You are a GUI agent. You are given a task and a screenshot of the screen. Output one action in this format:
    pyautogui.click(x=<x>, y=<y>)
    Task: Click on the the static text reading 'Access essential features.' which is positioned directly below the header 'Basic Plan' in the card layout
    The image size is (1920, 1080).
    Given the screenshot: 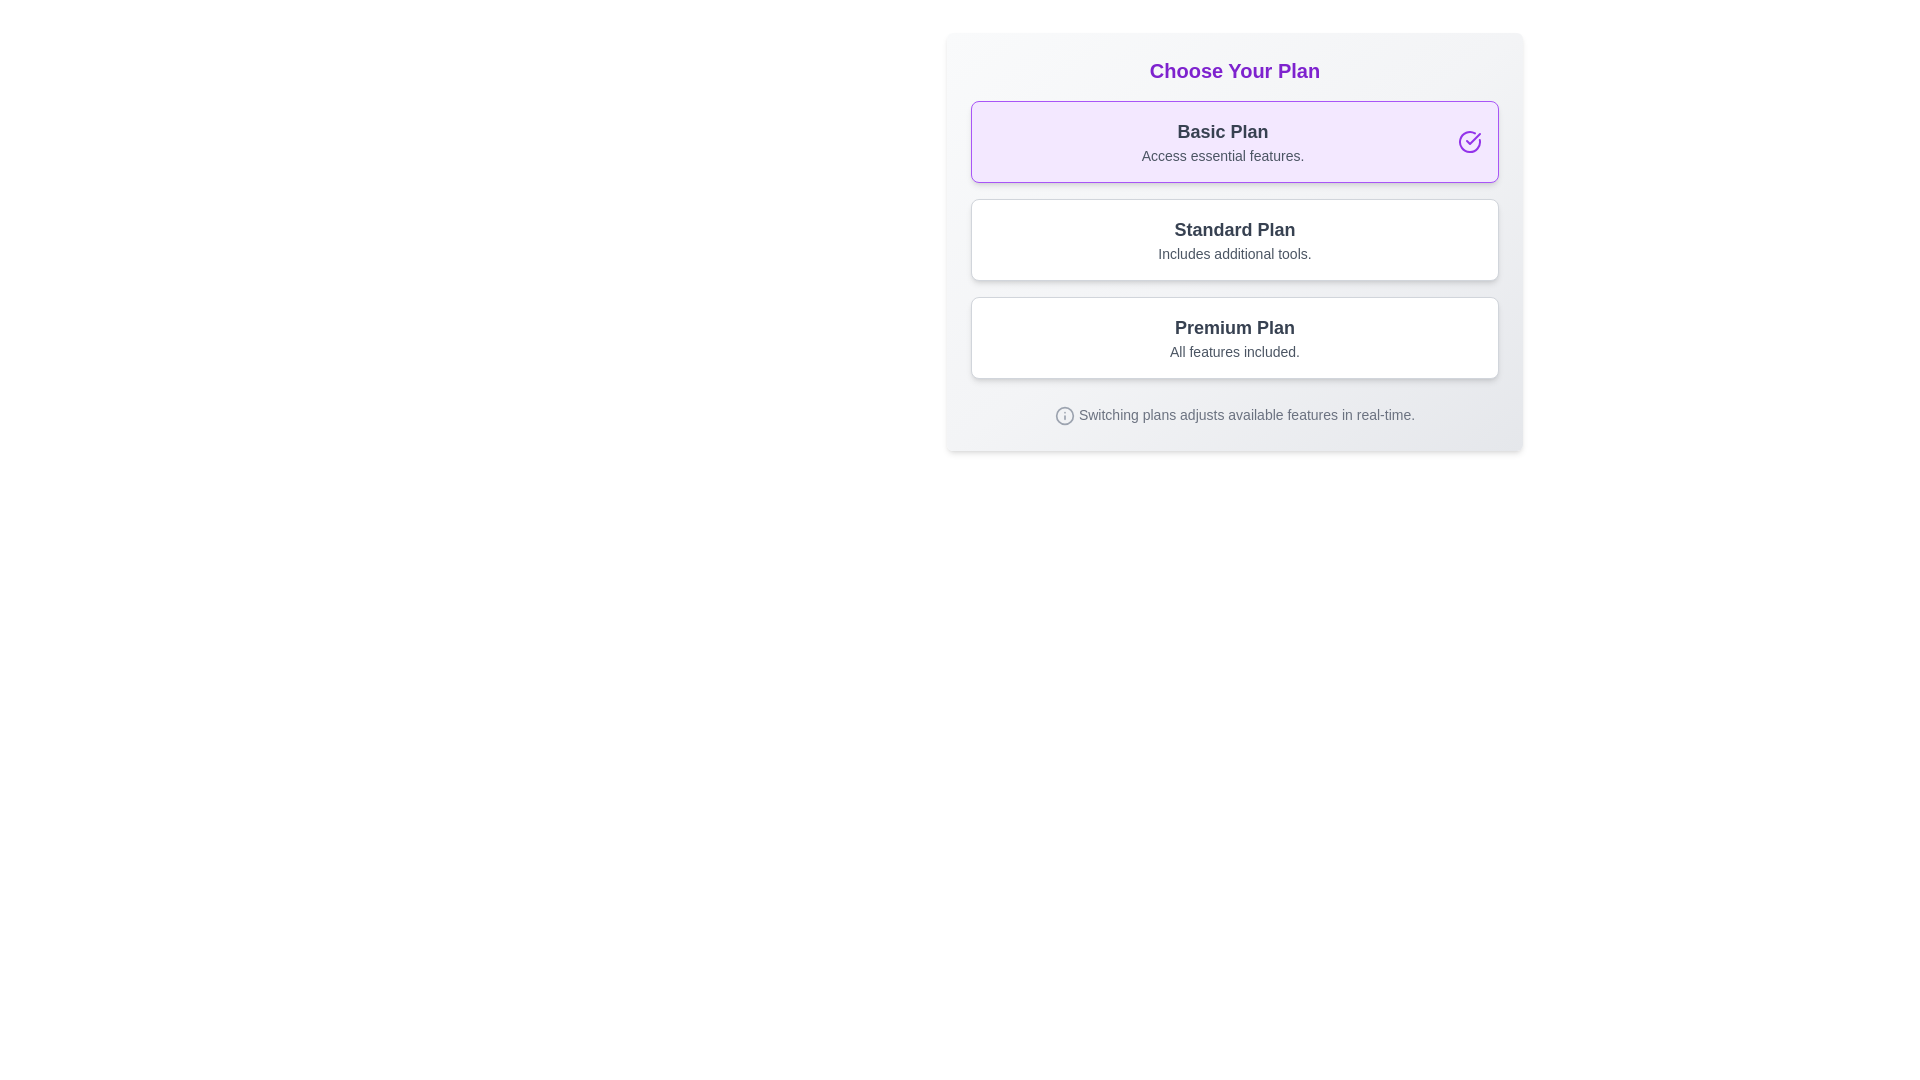 What is the action you would take?
    pyautogui.click(x=1222, y=154)
    